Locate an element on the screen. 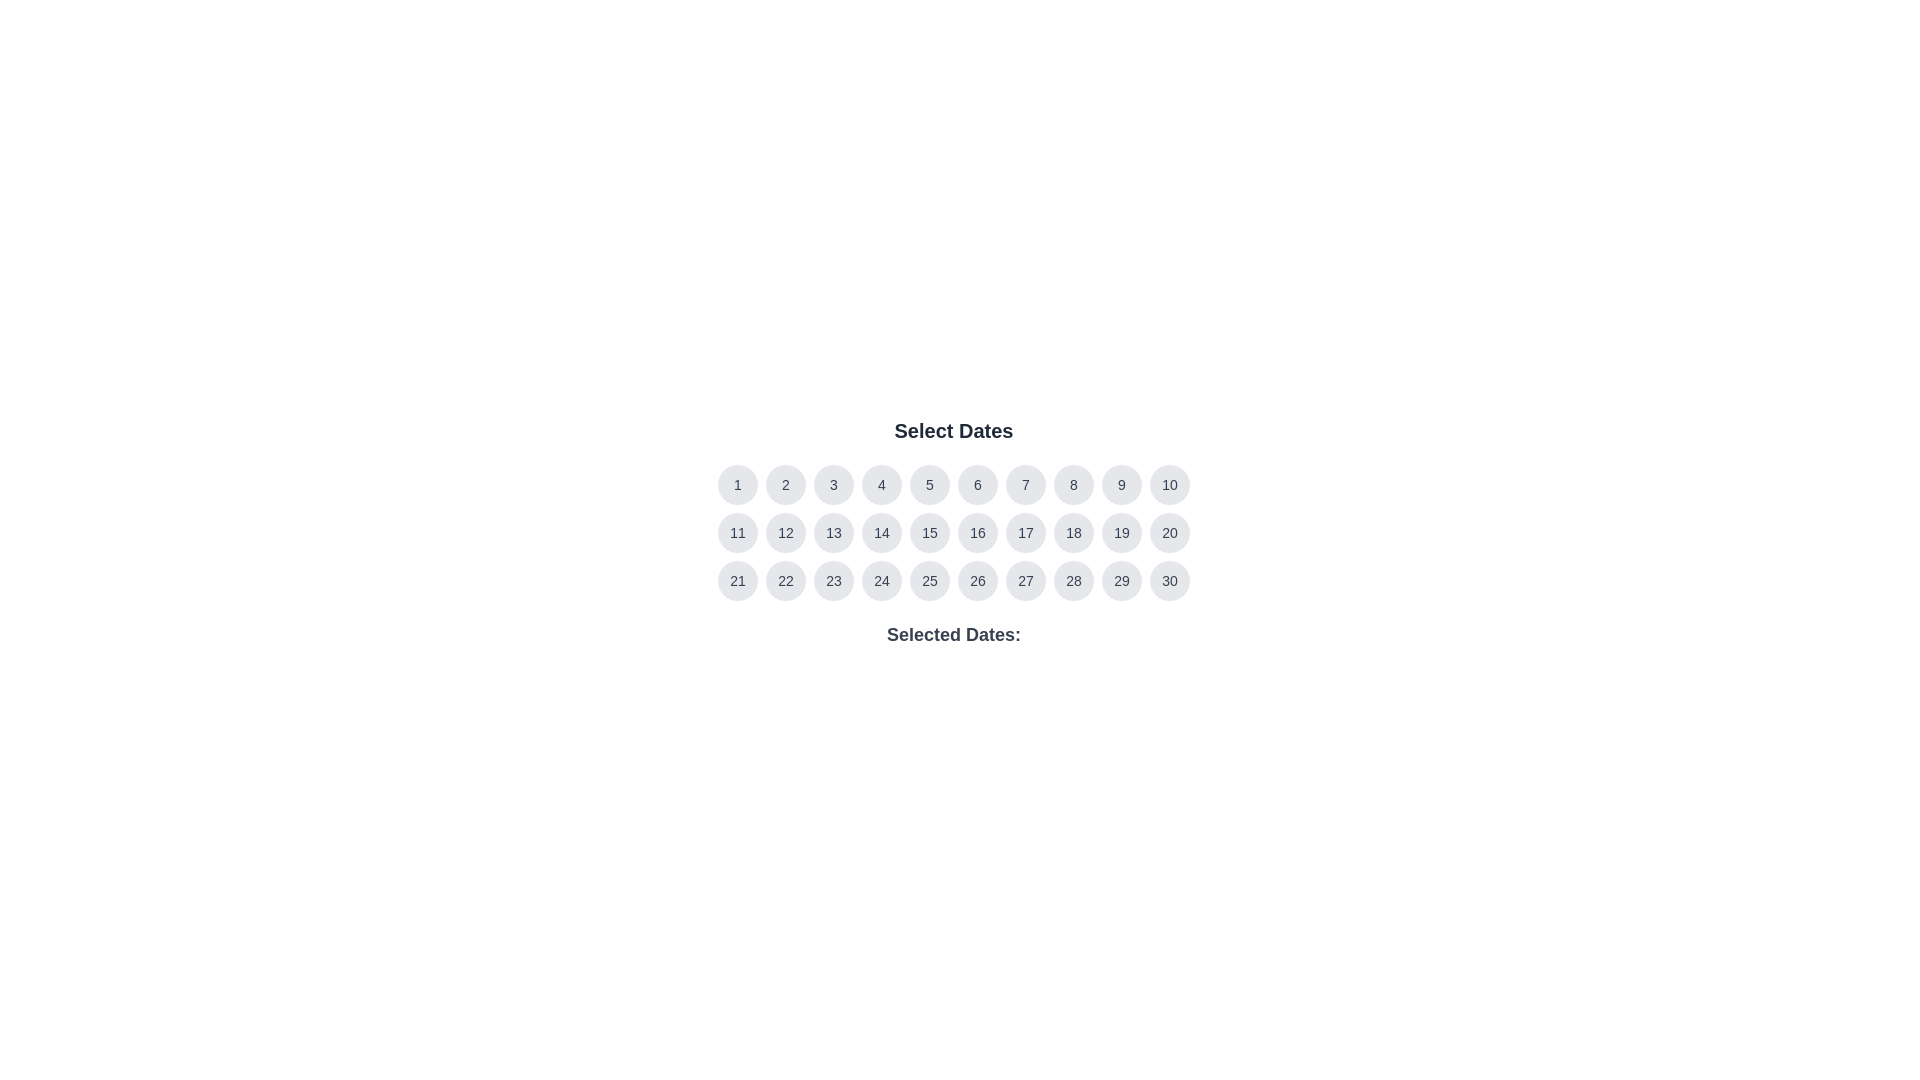 This screenshot has width=1920, height=1080. the circular button displaying the number '26' is located at coordinates (978, 581).